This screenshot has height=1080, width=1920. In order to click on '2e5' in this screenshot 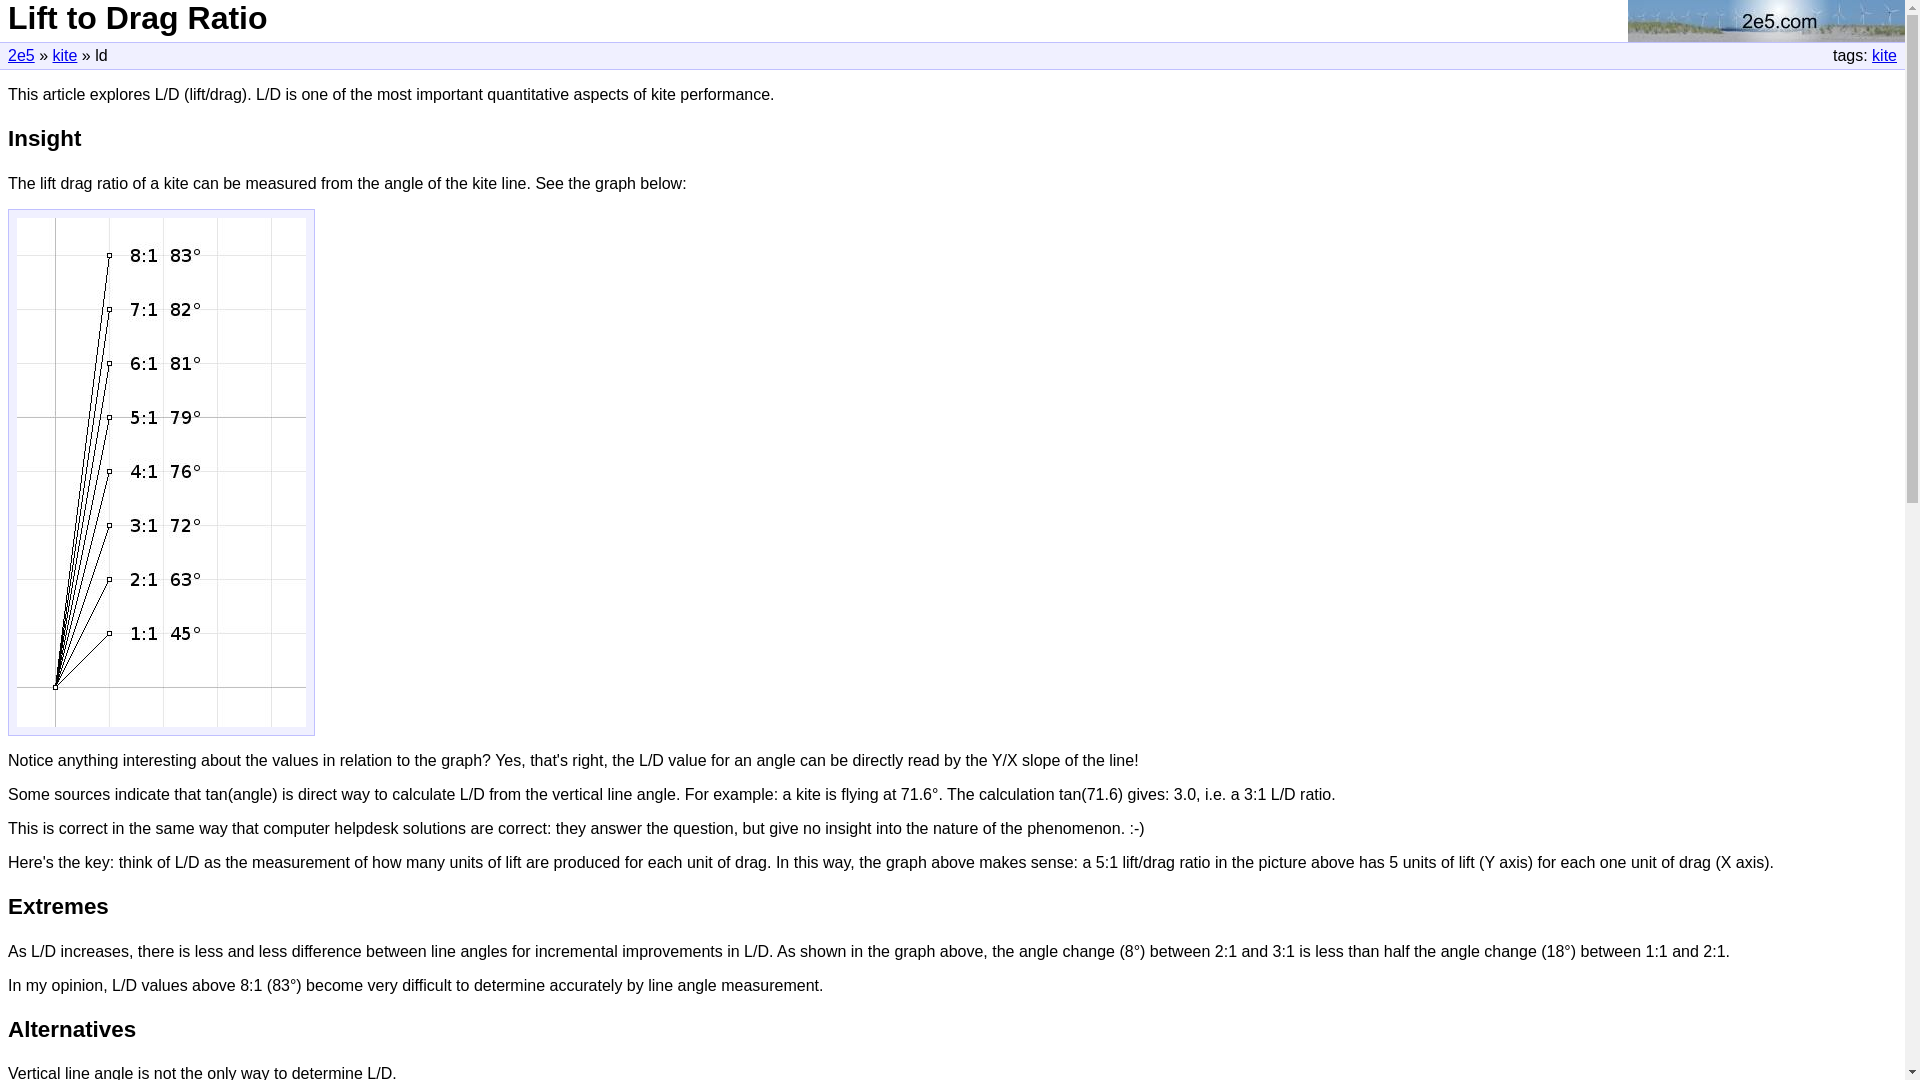, I will do `click(21, 54)`.